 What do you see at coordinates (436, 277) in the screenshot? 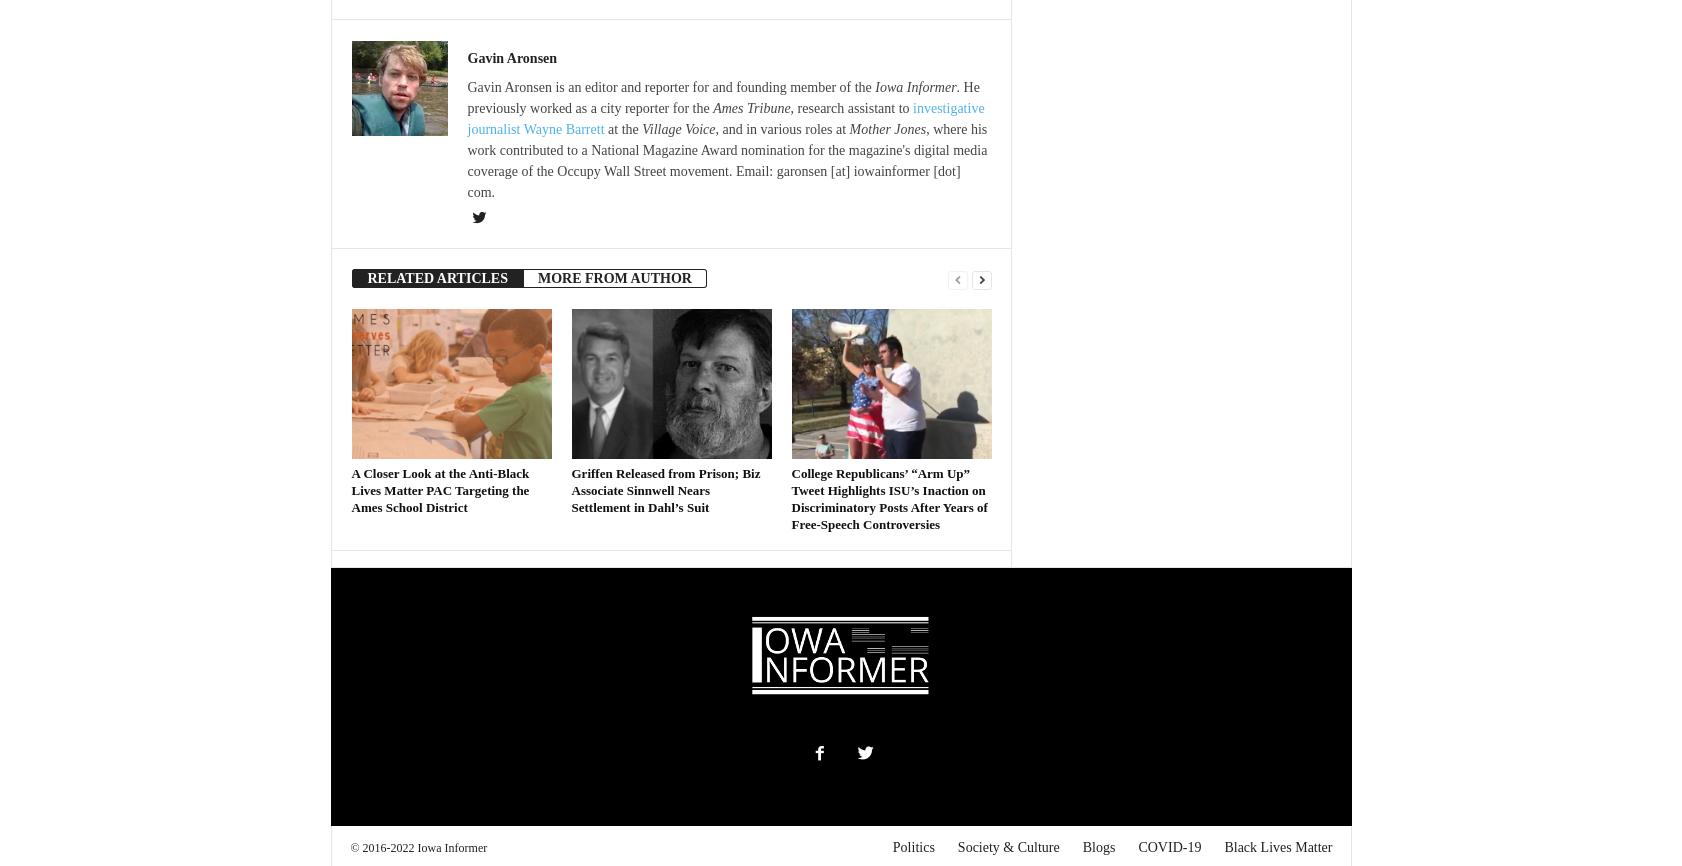
I see `'RELATED ARTICLES'` at bounding box center [436, 277].